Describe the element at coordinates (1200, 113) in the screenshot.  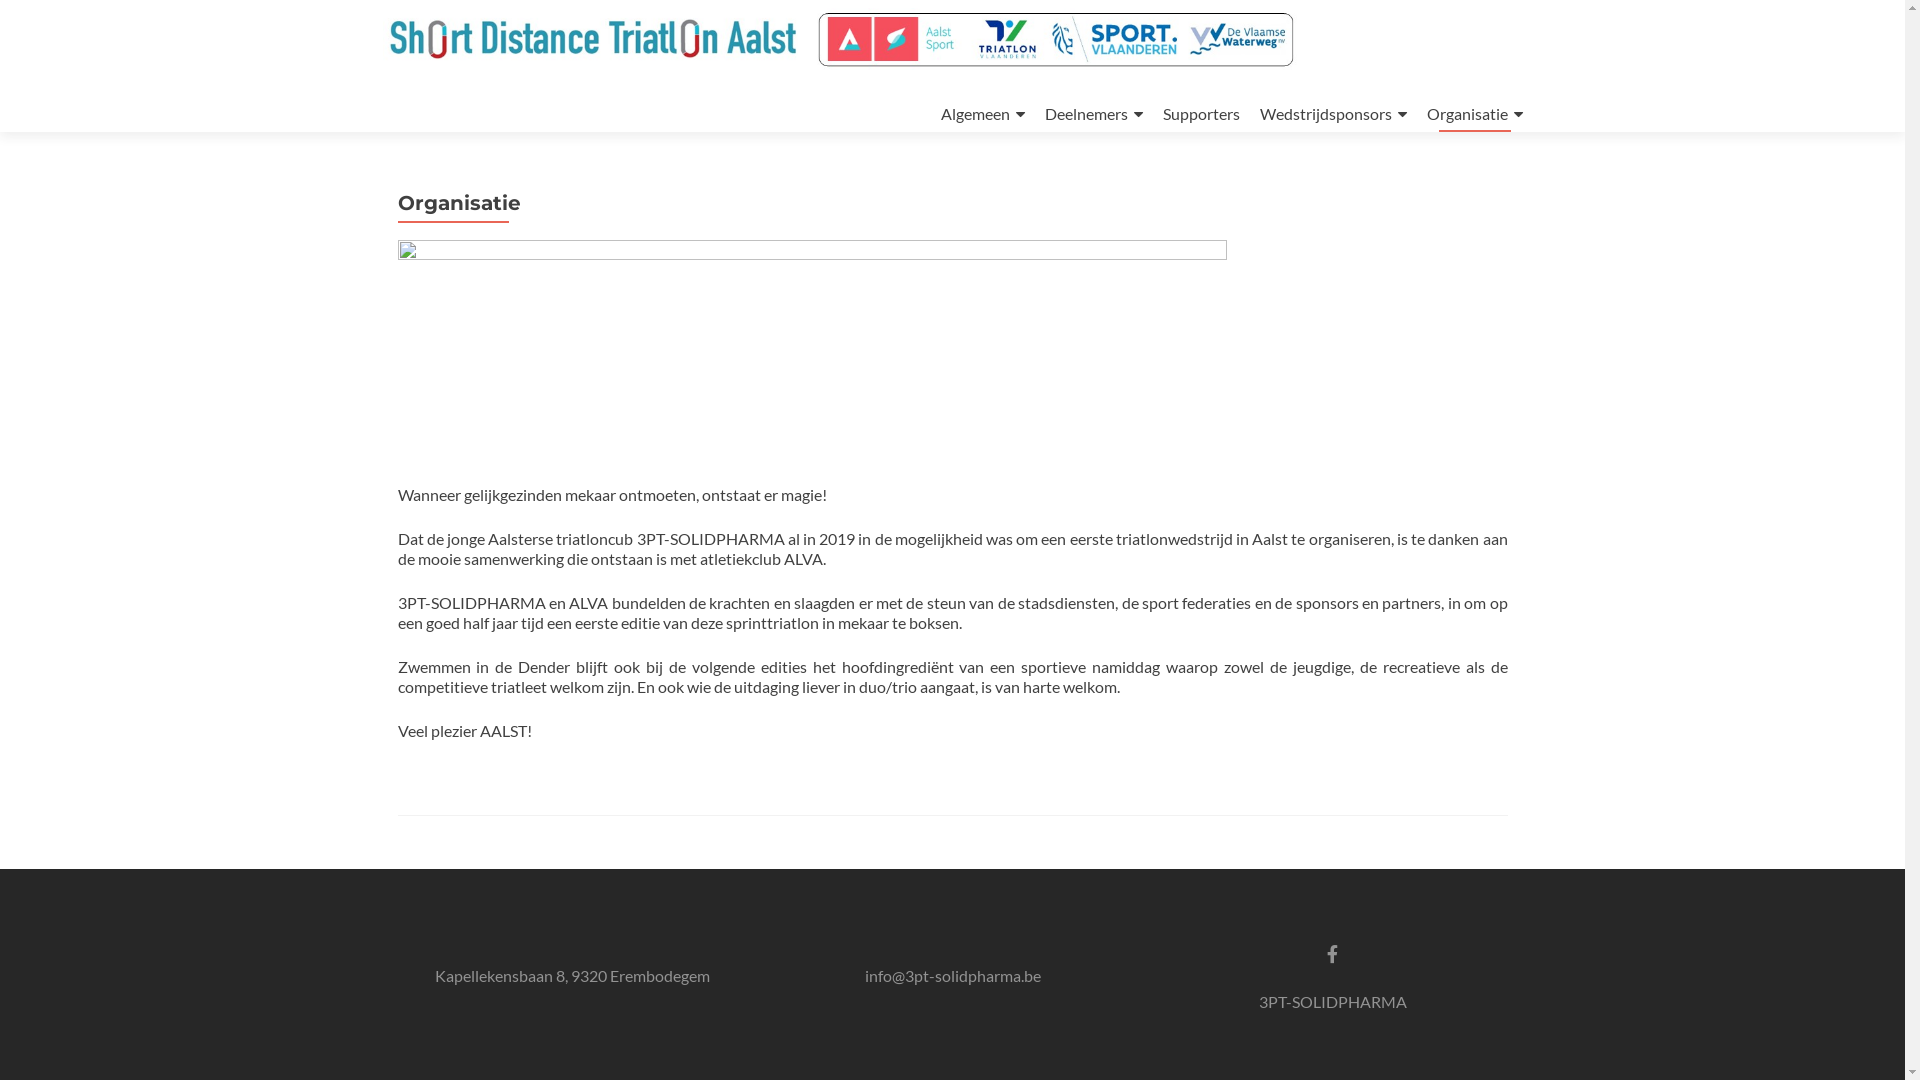
I see `'Supporters'` at that location.